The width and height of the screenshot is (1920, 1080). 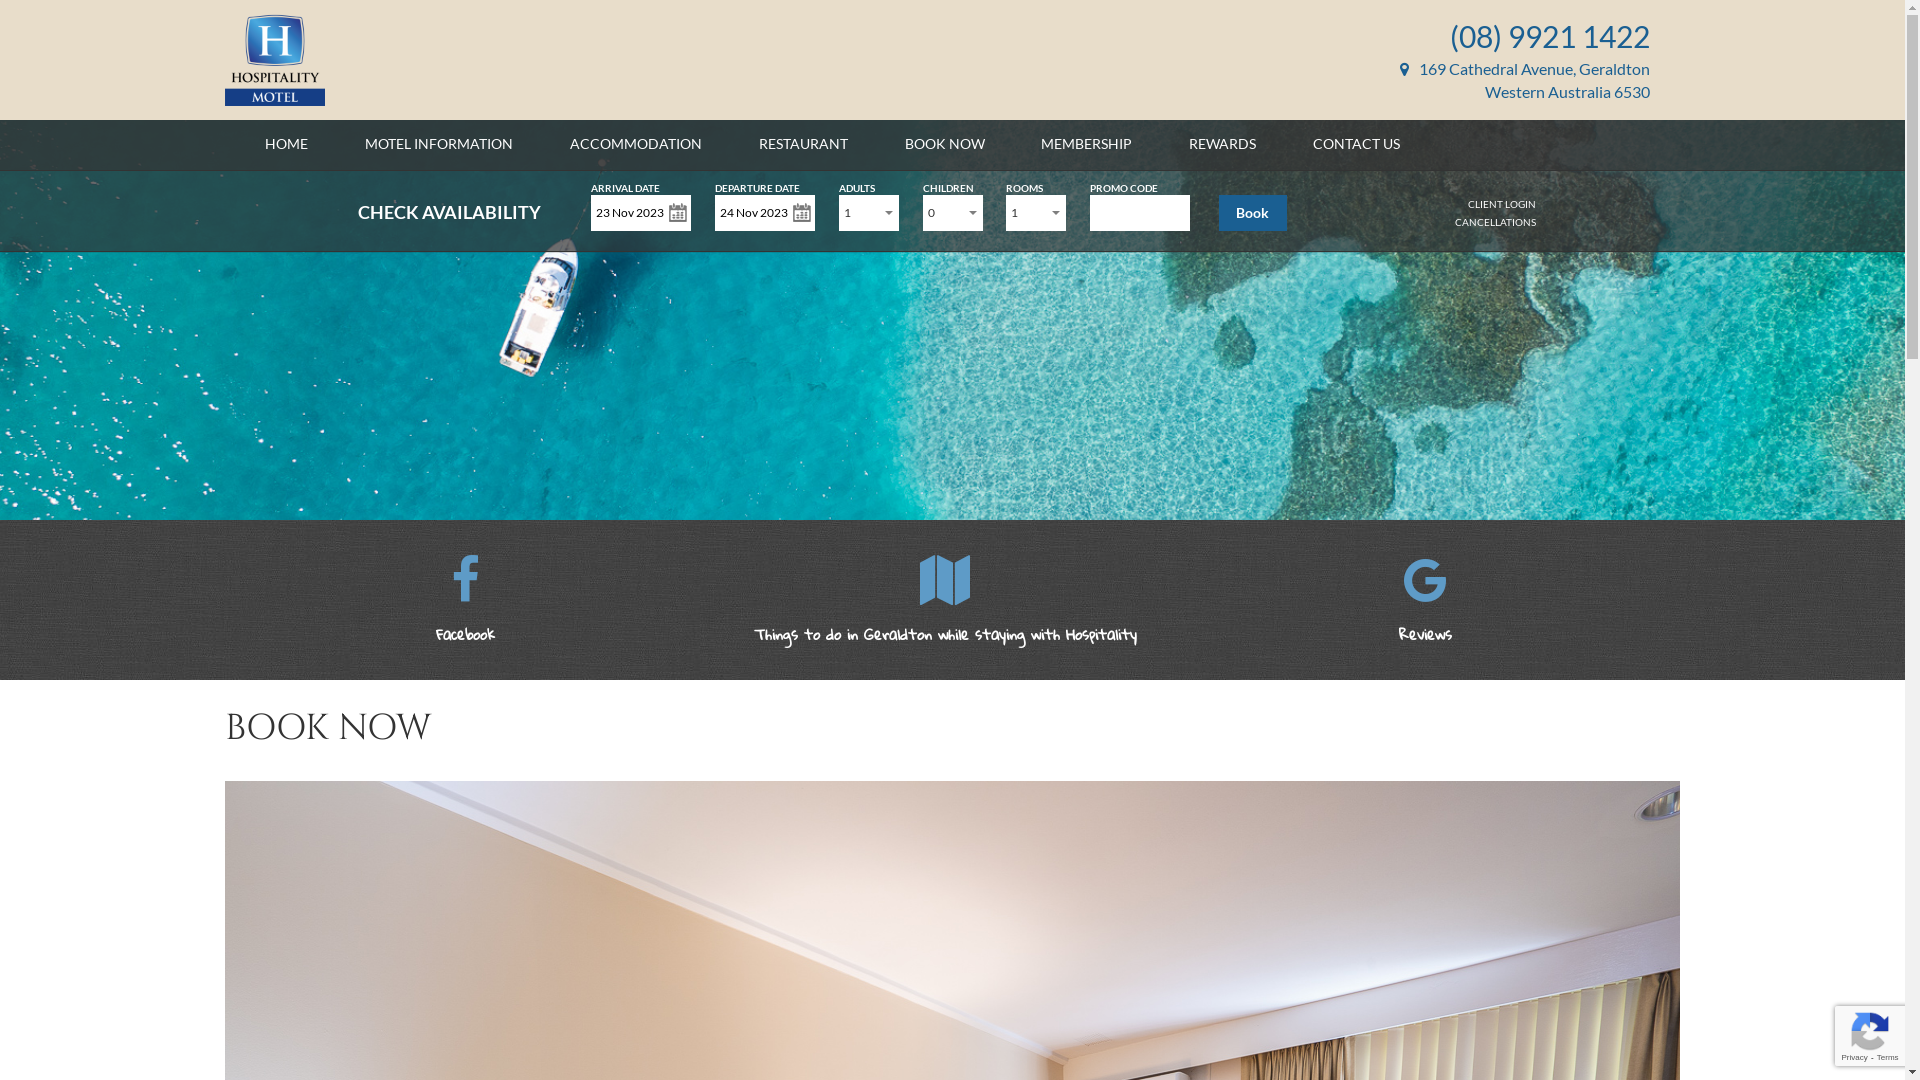 What do you see at coordinates (464, 613) in the screenshot?
I see `'Facebook'` at bounding box center [464, 613].